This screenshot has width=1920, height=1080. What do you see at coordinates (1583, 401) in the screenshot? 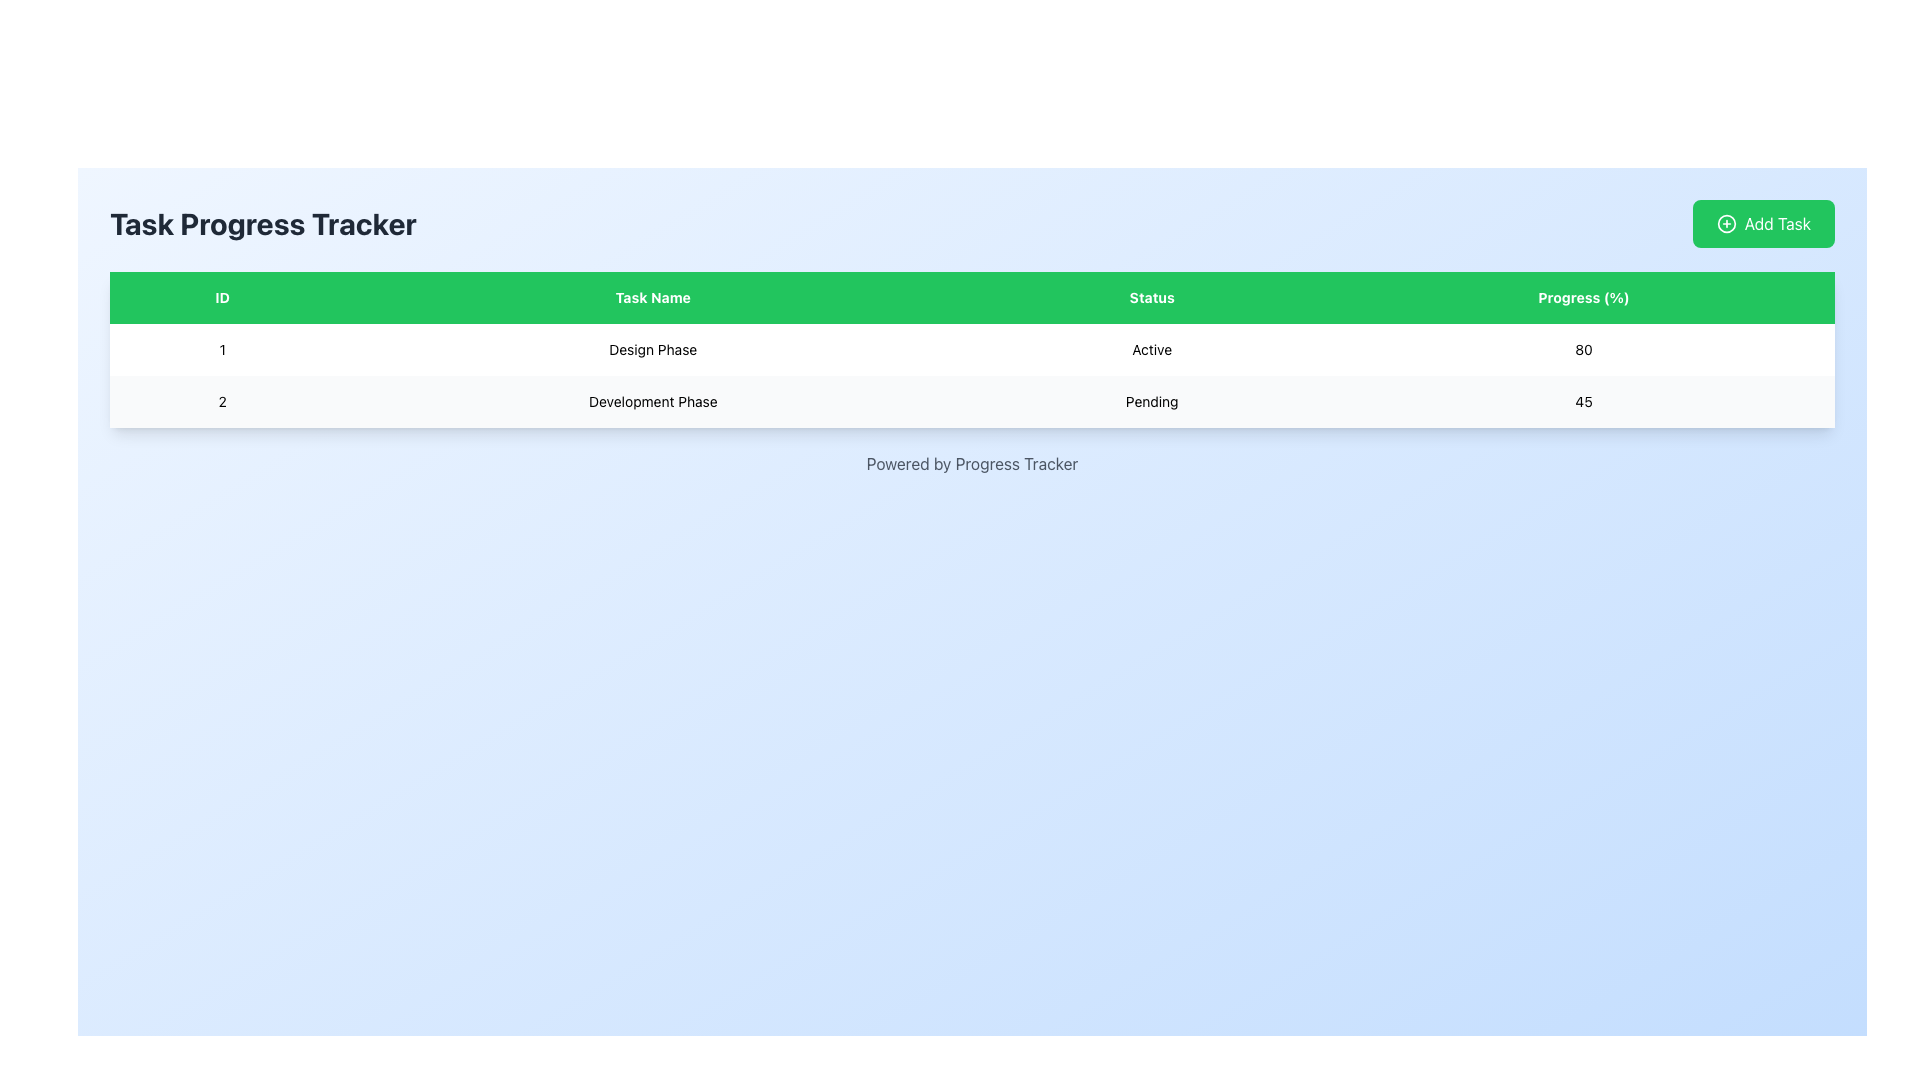
I see `the numeral '45' displayed in black text within the last column of the second row in the 'Task Progress Tracker' table` at bounding box center [1583, 401].